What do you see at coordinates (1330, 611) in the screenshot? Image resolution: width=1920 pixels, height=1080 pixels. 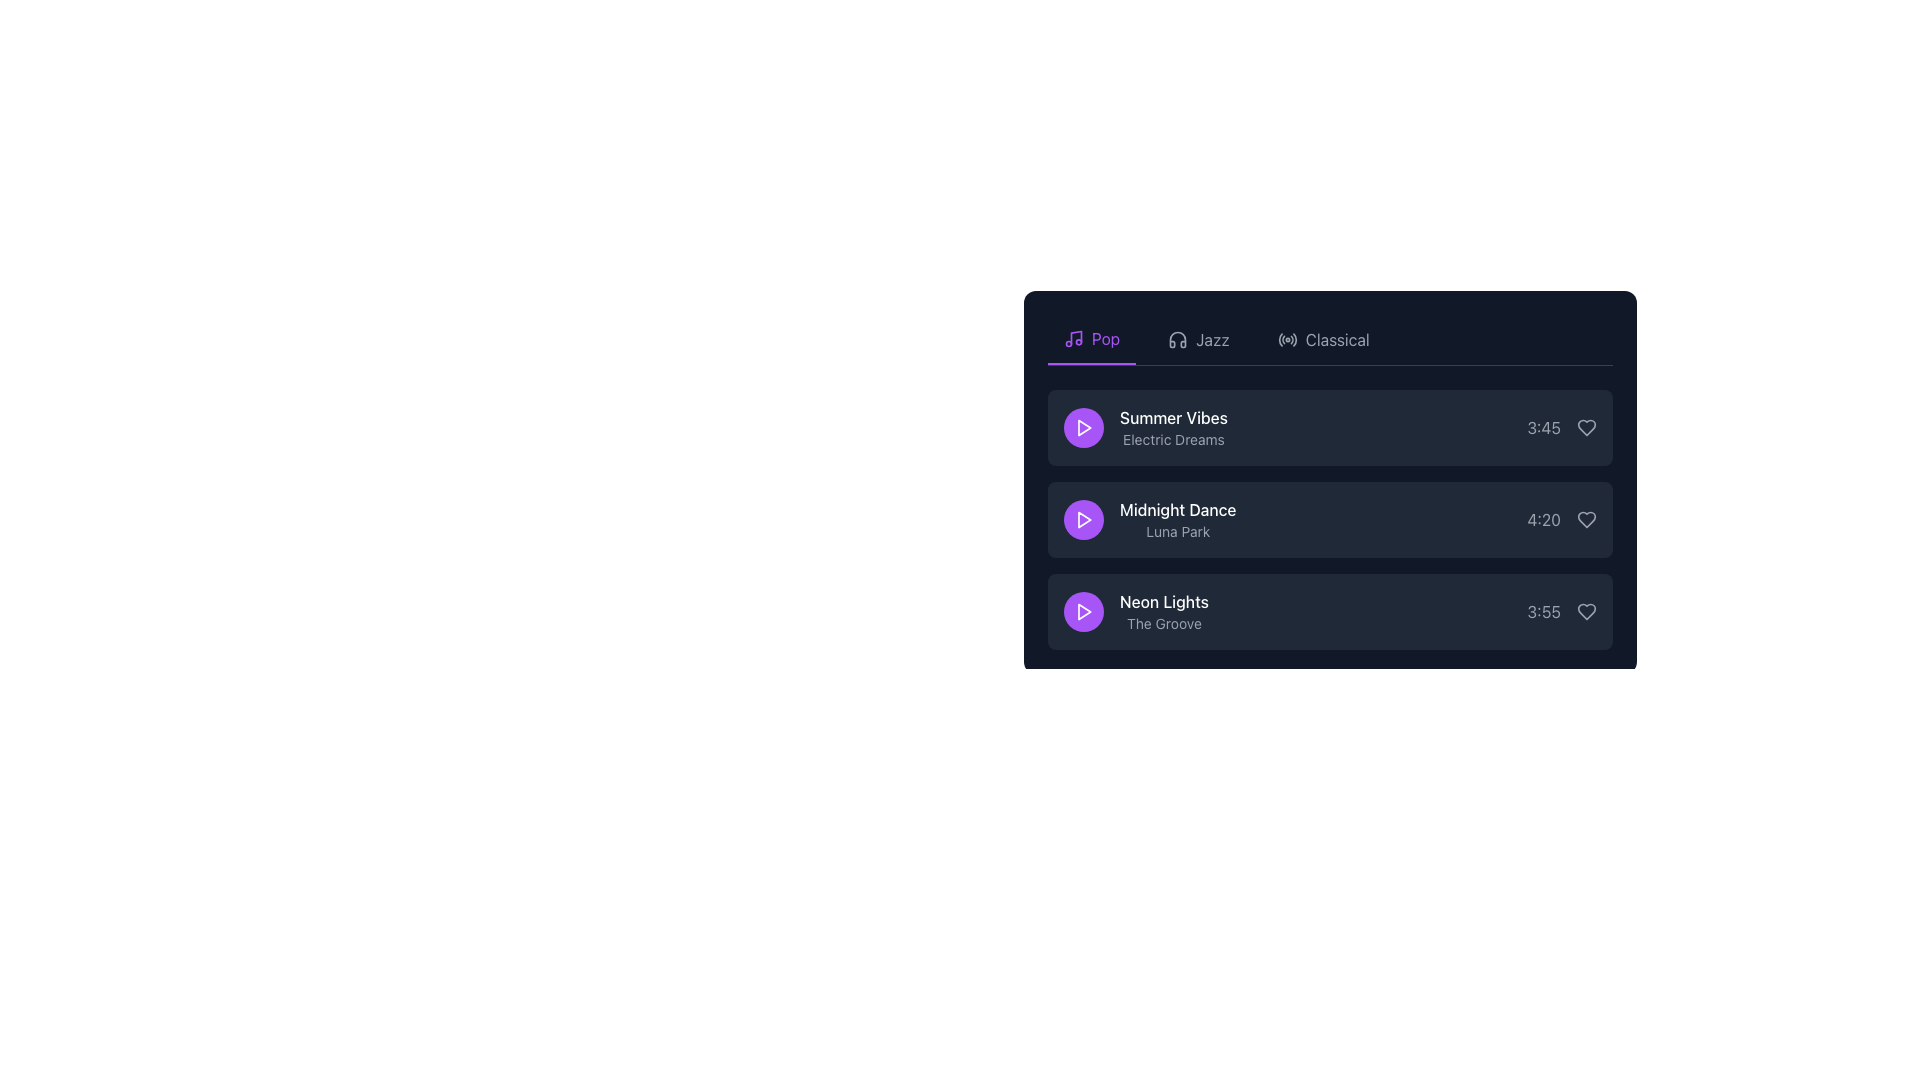 I see `the list item representing the music track 'Neon Lights' by 'The Groove' for additional options` at bounding box center [1330, 611].